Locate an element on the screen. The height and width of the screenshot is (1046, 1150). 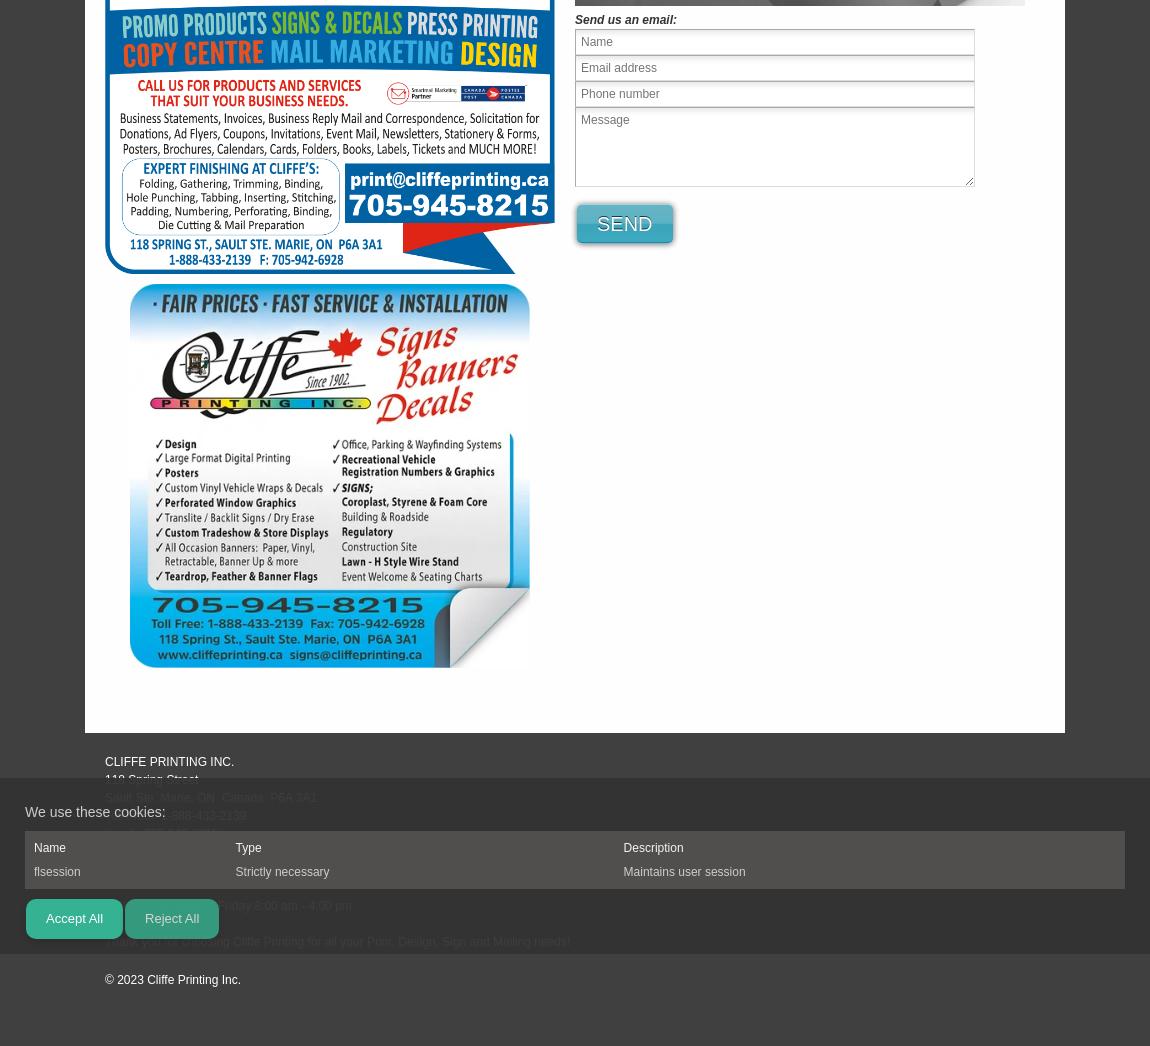
'SEND' is located at coordinates (623, 222).